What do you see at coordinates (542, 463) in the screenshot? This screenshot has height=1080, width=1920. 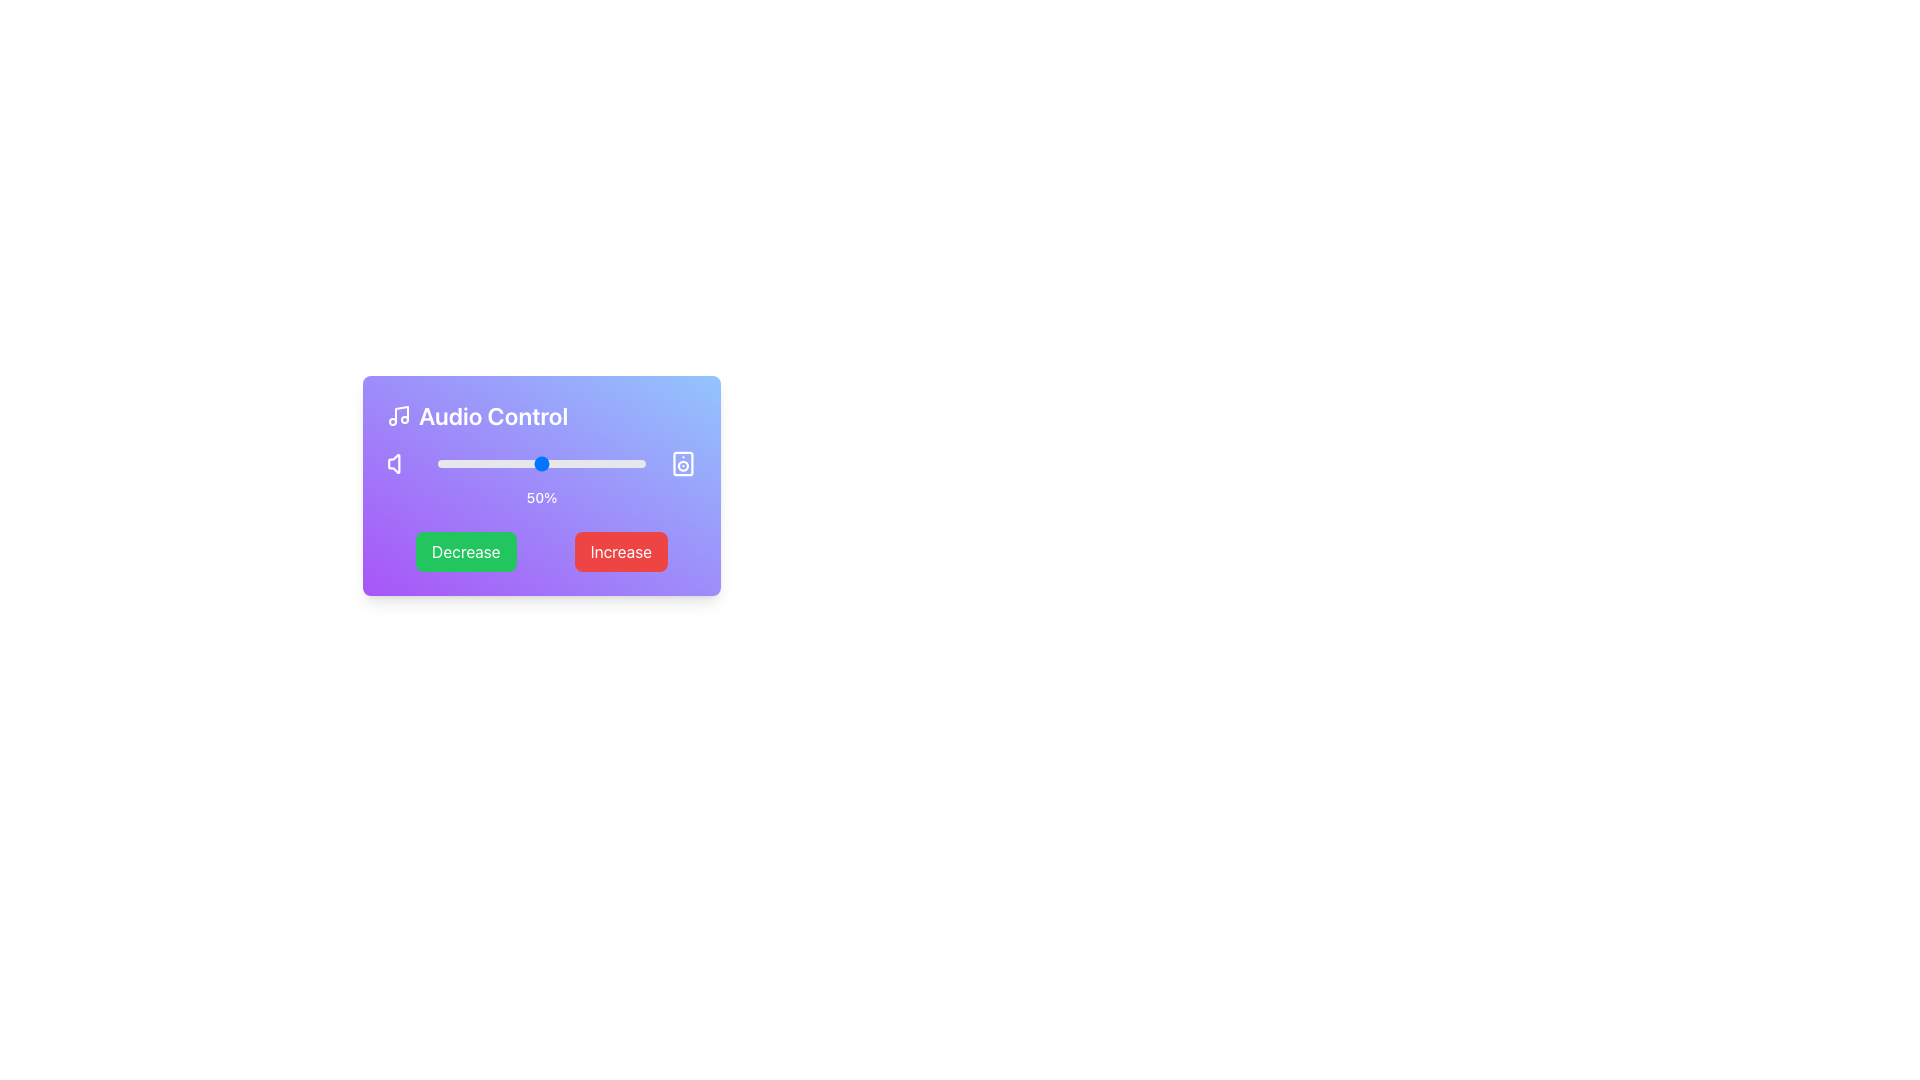 I see `the slider` at bounding box center [542, 463].